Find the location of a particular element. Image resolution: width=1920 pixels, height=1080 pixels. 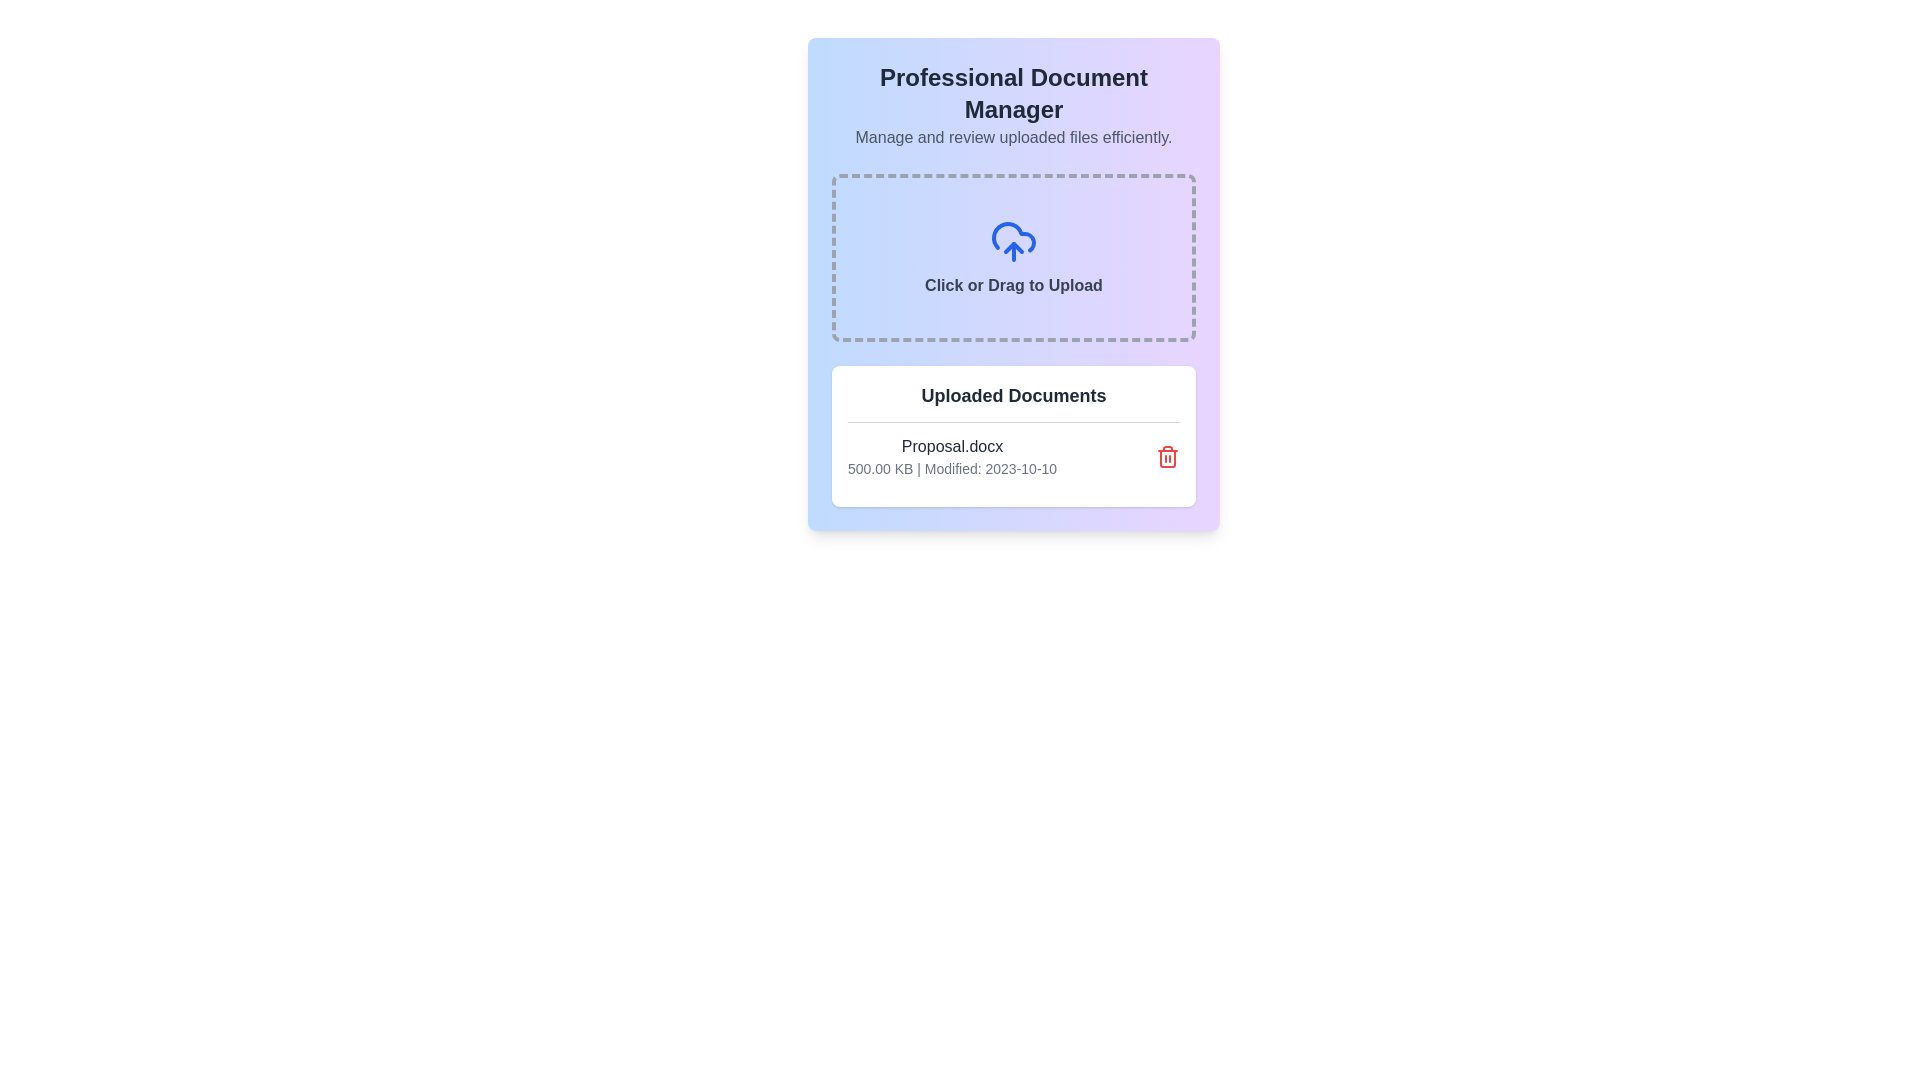

the static text label displaying the filename 'Proposal.docx', which is styled in a bold gray font and positioned at the top of its card in the 'Uploaded Documents' section is located at coordinates (951, 446).